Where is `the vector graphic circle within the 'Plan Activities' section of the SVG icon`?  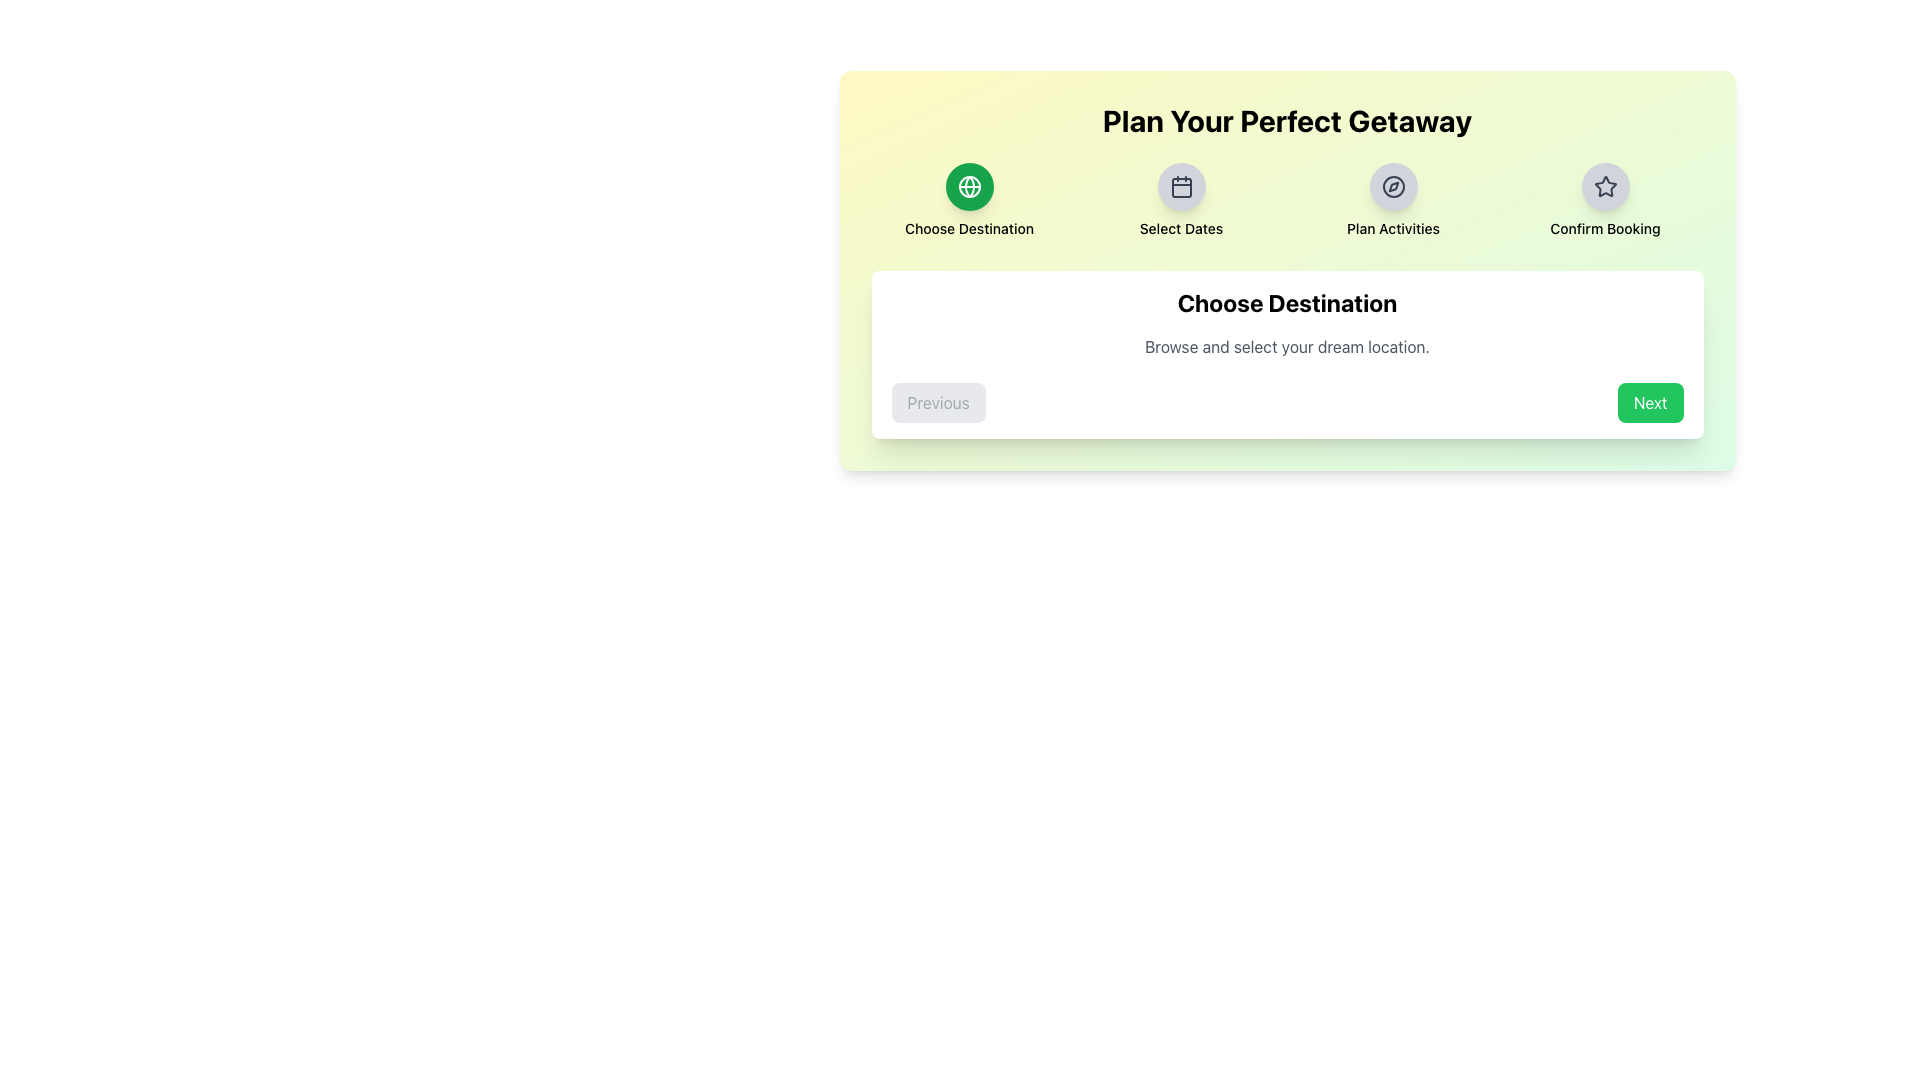
the vector graphic circle within the 'Plan Activities' section of the SVG icon is located at coordinates (1392, 186).